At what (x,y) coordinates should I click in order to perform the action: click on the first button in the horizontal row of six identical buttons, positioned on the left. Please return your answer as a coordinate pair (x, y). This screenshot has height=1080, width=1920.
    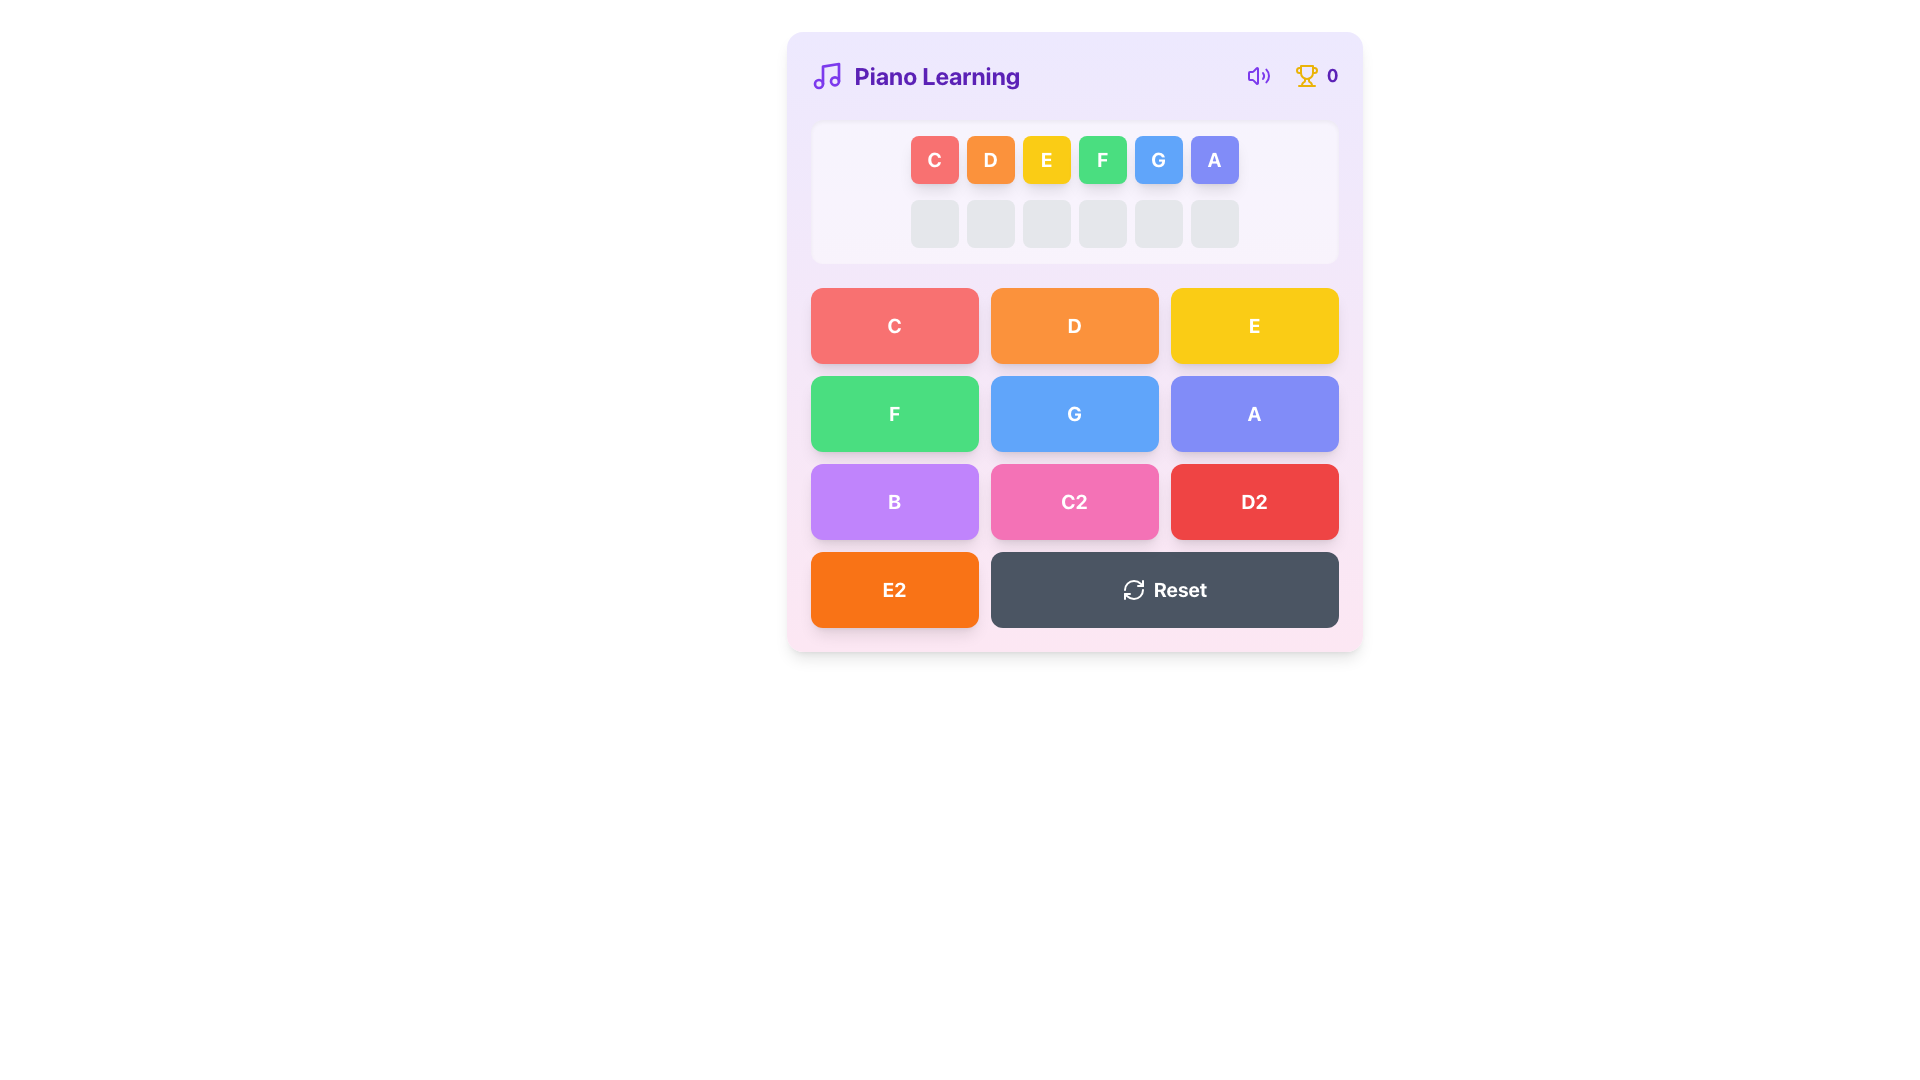
    Looking at the image, I should click on (933, 223).